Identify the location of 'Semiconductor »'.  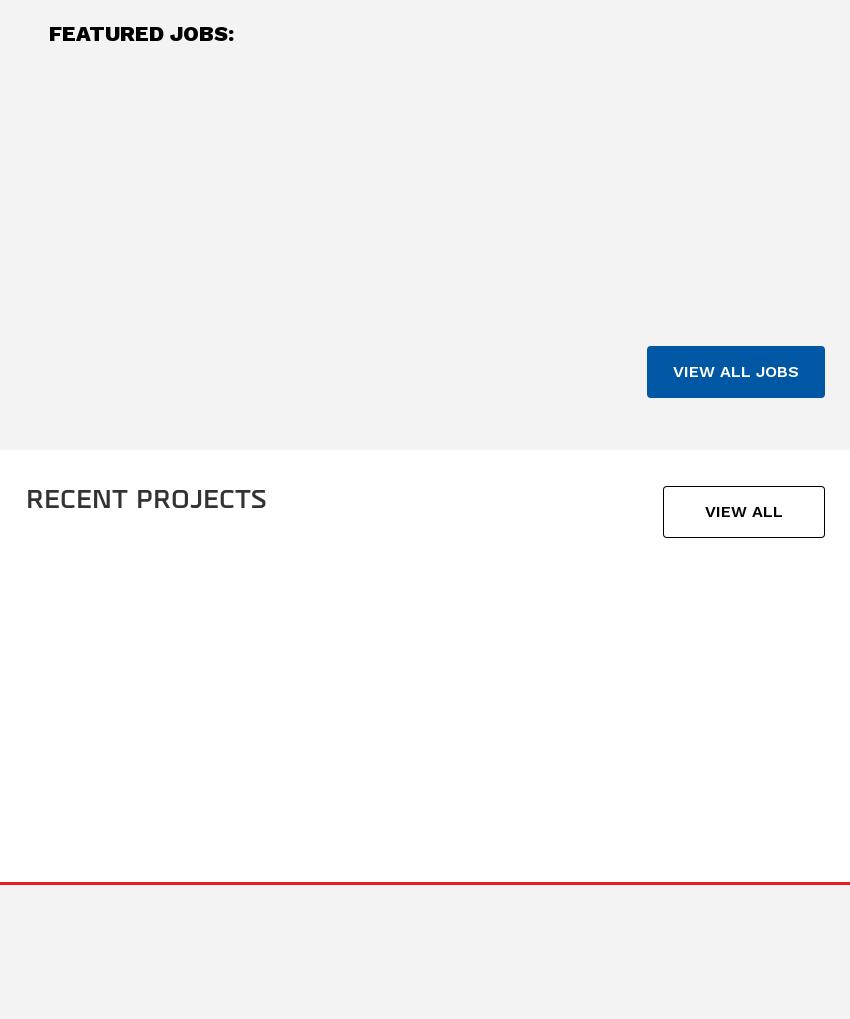
(450, 747).